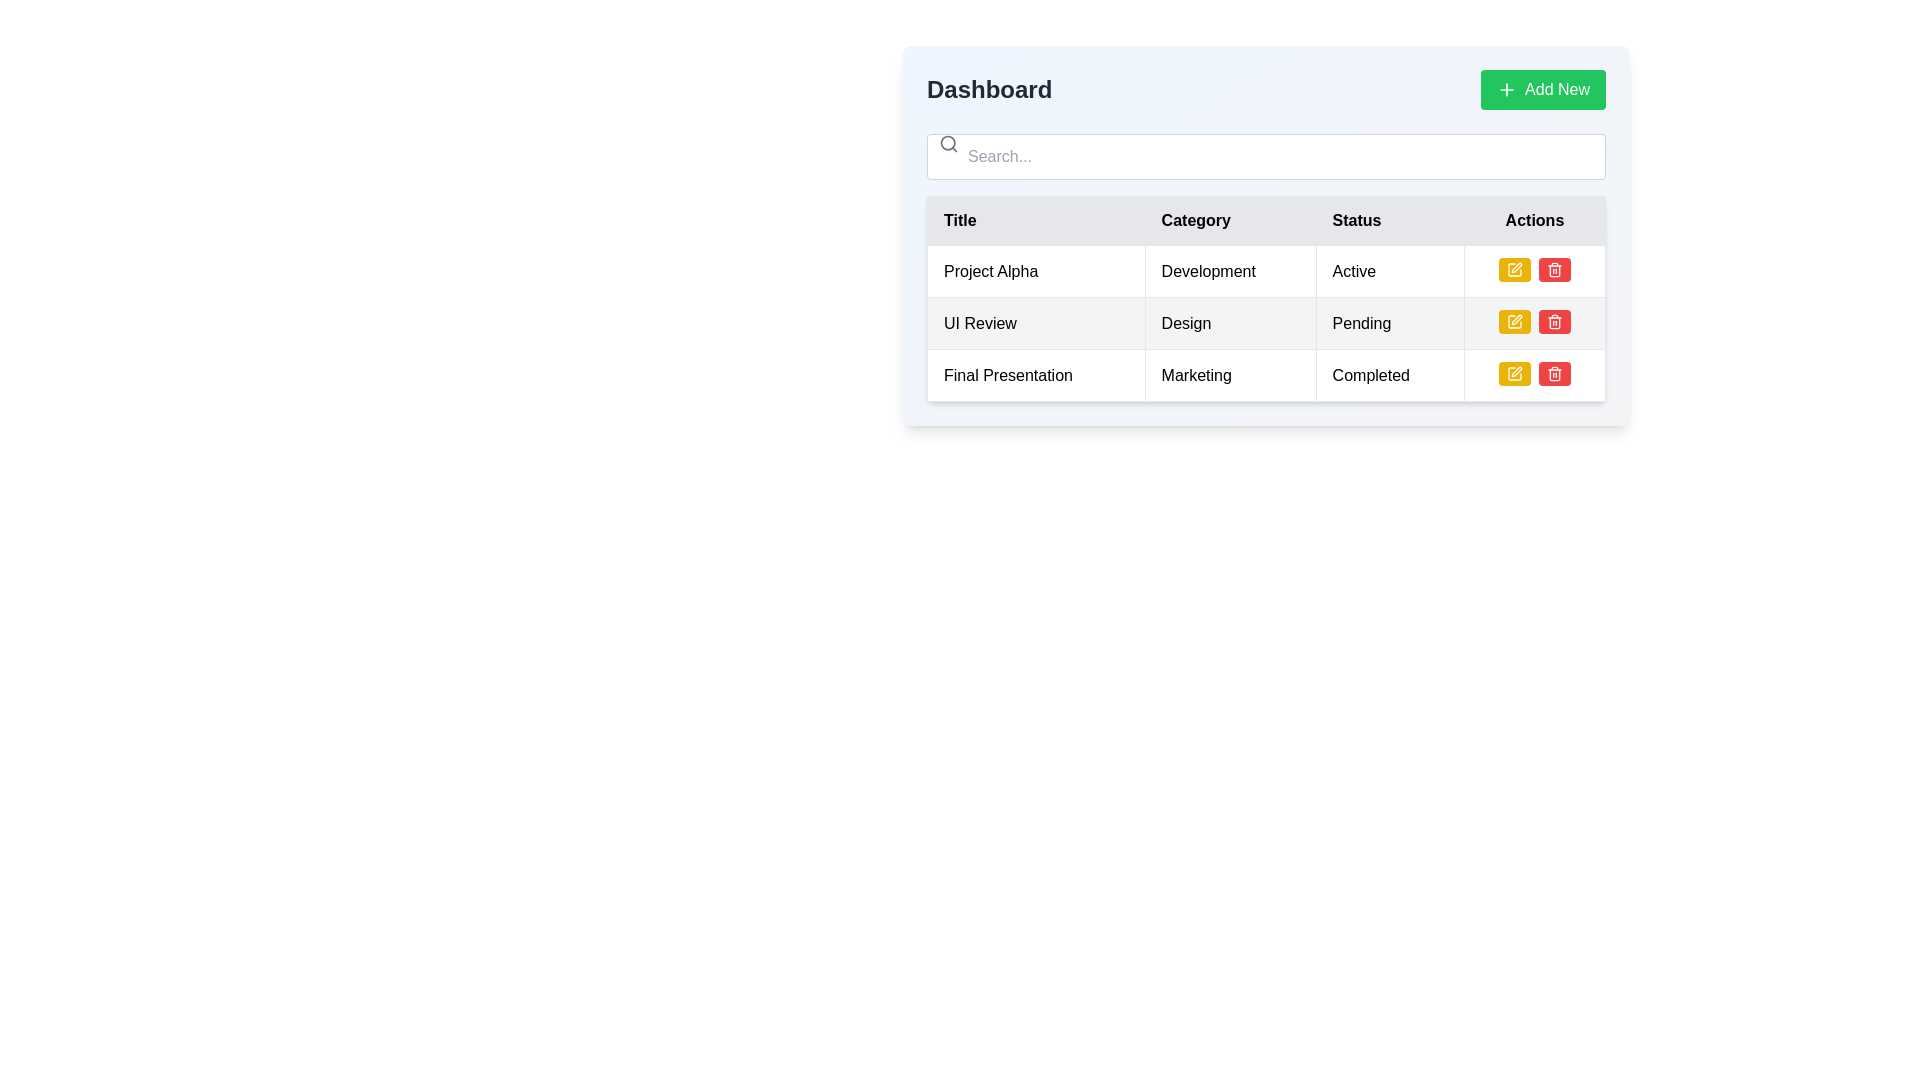 This screenshot has height=1080, width=1920. What do you see at coordinates (1229, 271) in the screenshot?
I see `text displayed in the static text cell located in the second column of the first row under the 'Category' header` at bounding box center [1229, 271].